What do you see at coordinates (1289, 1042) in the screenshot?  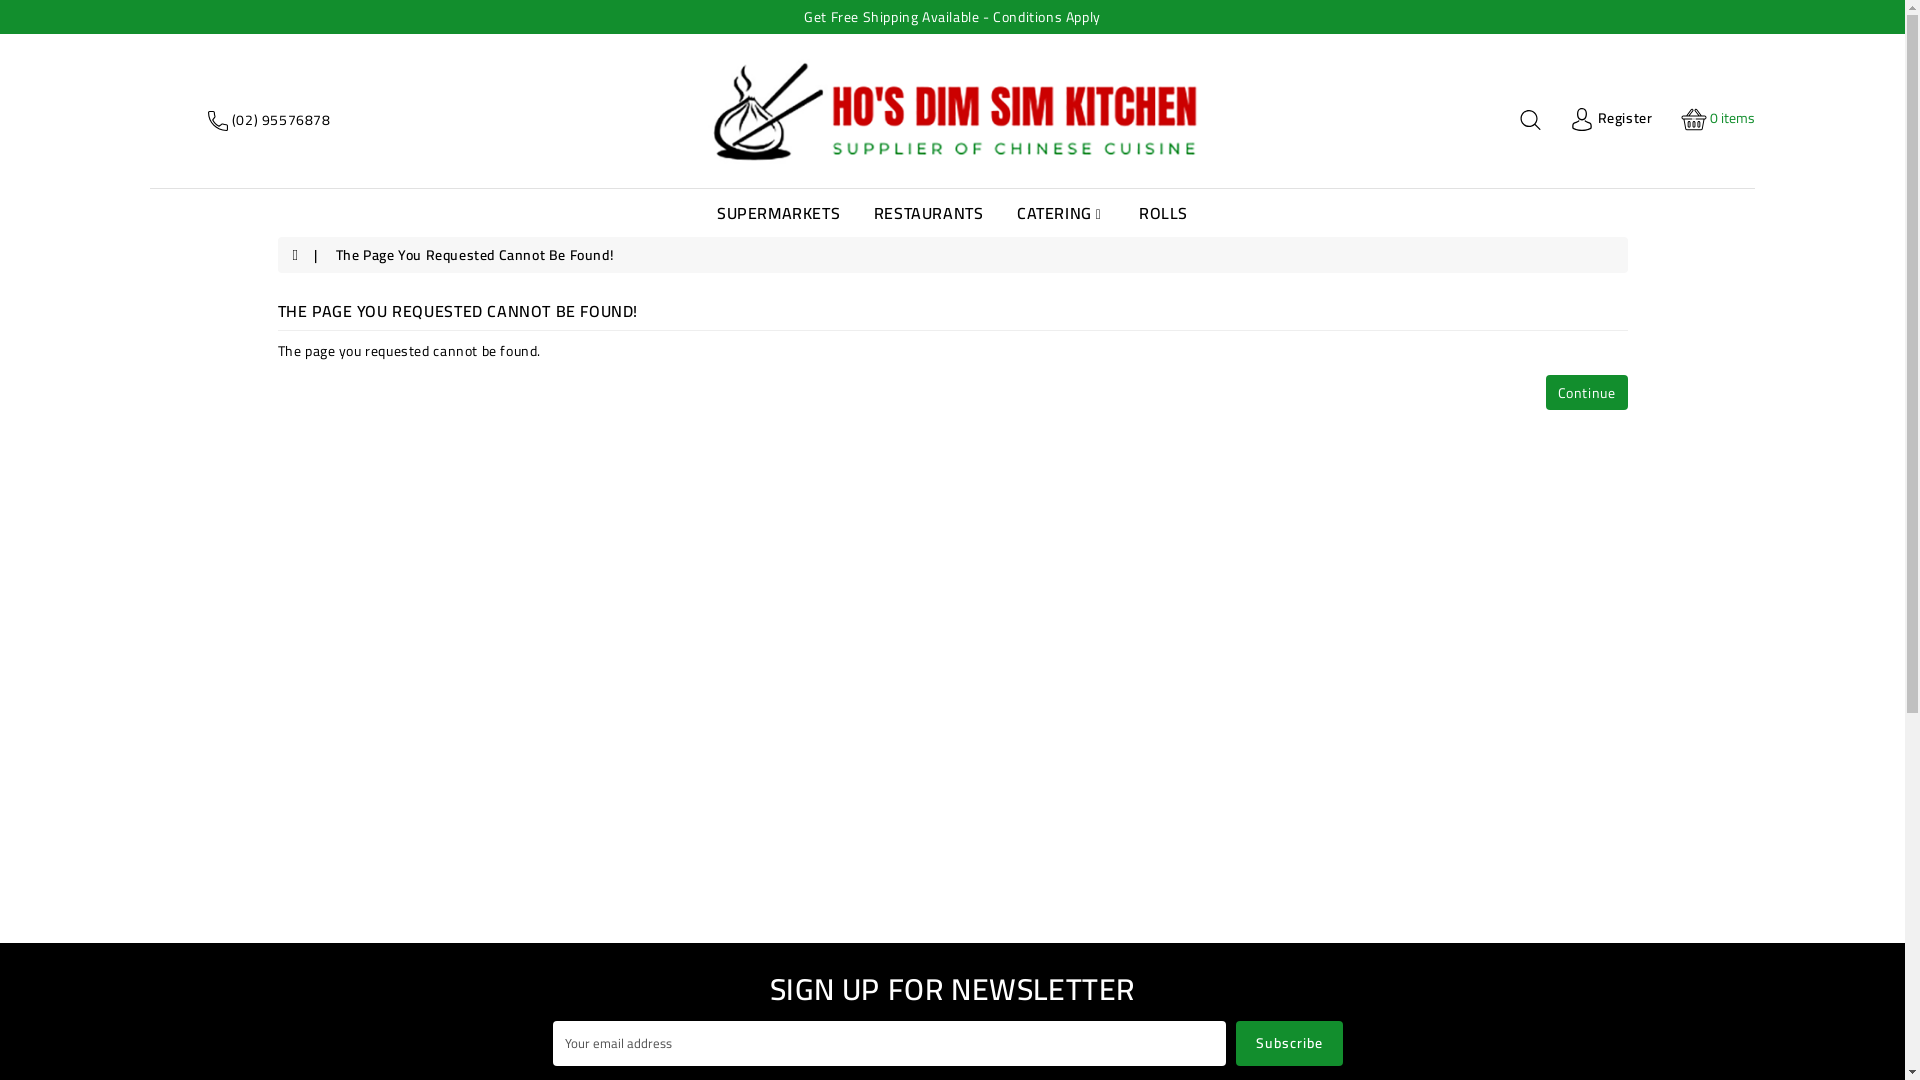 I see `'Subscribe'` at bounding box center [1289, 1042].